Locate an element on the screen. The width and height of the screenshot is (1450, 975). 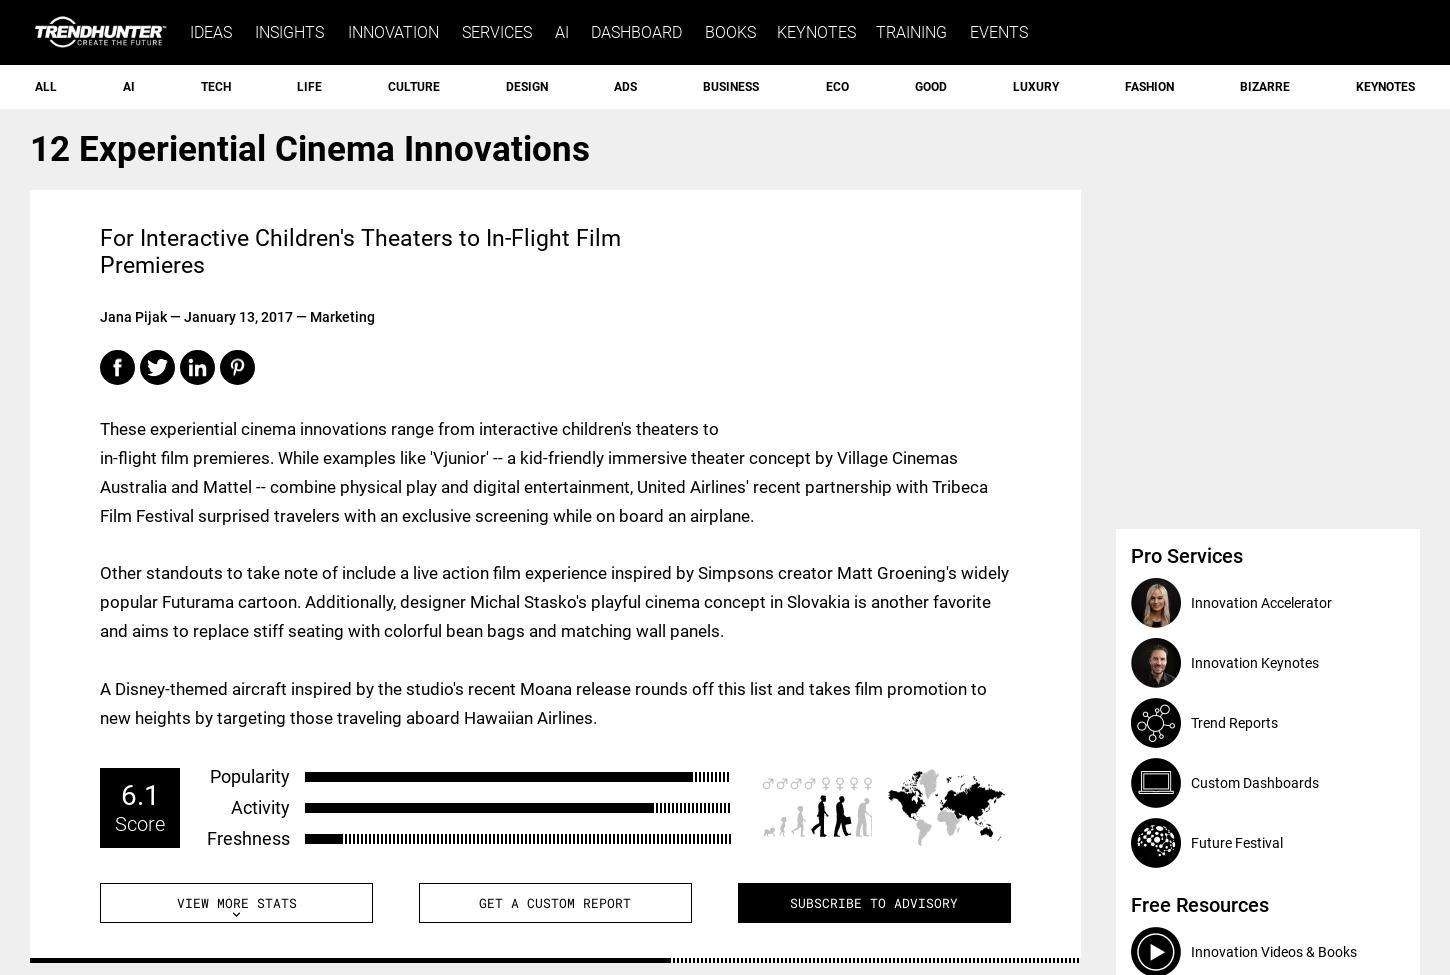
'Bizarre' is located at coordinates (1263, 86).